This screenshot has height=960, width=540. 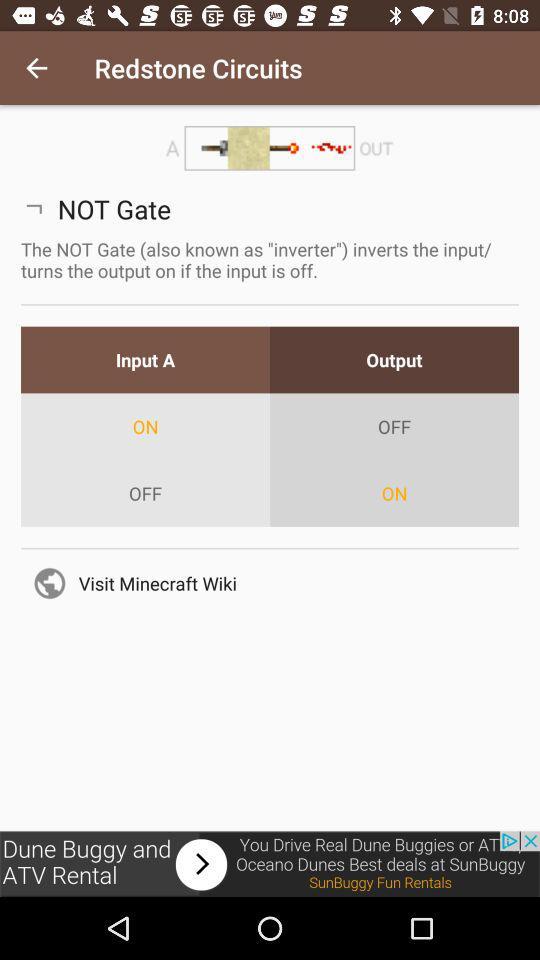 I want to click on advertisement page, so click(x=270, y=863).